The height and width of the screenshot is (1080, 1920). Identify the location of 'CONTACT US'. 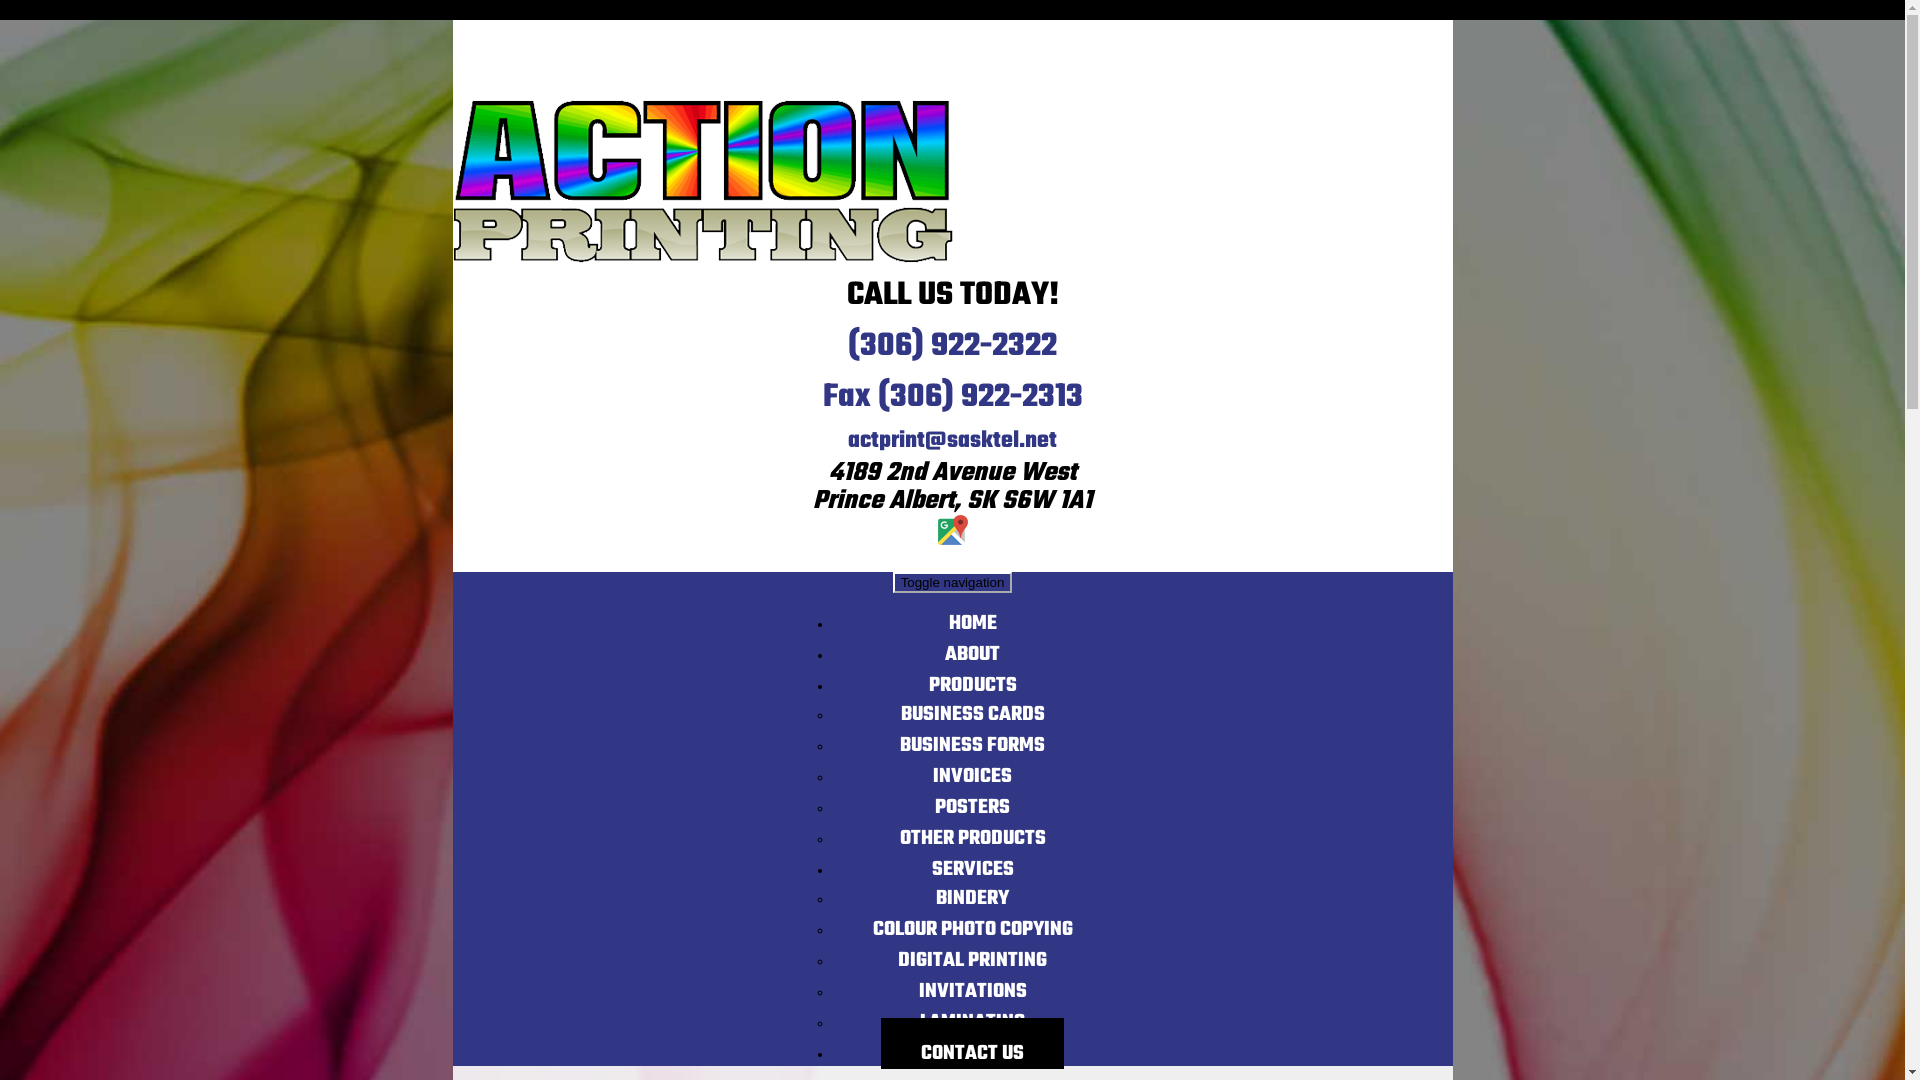
(972, 1042).